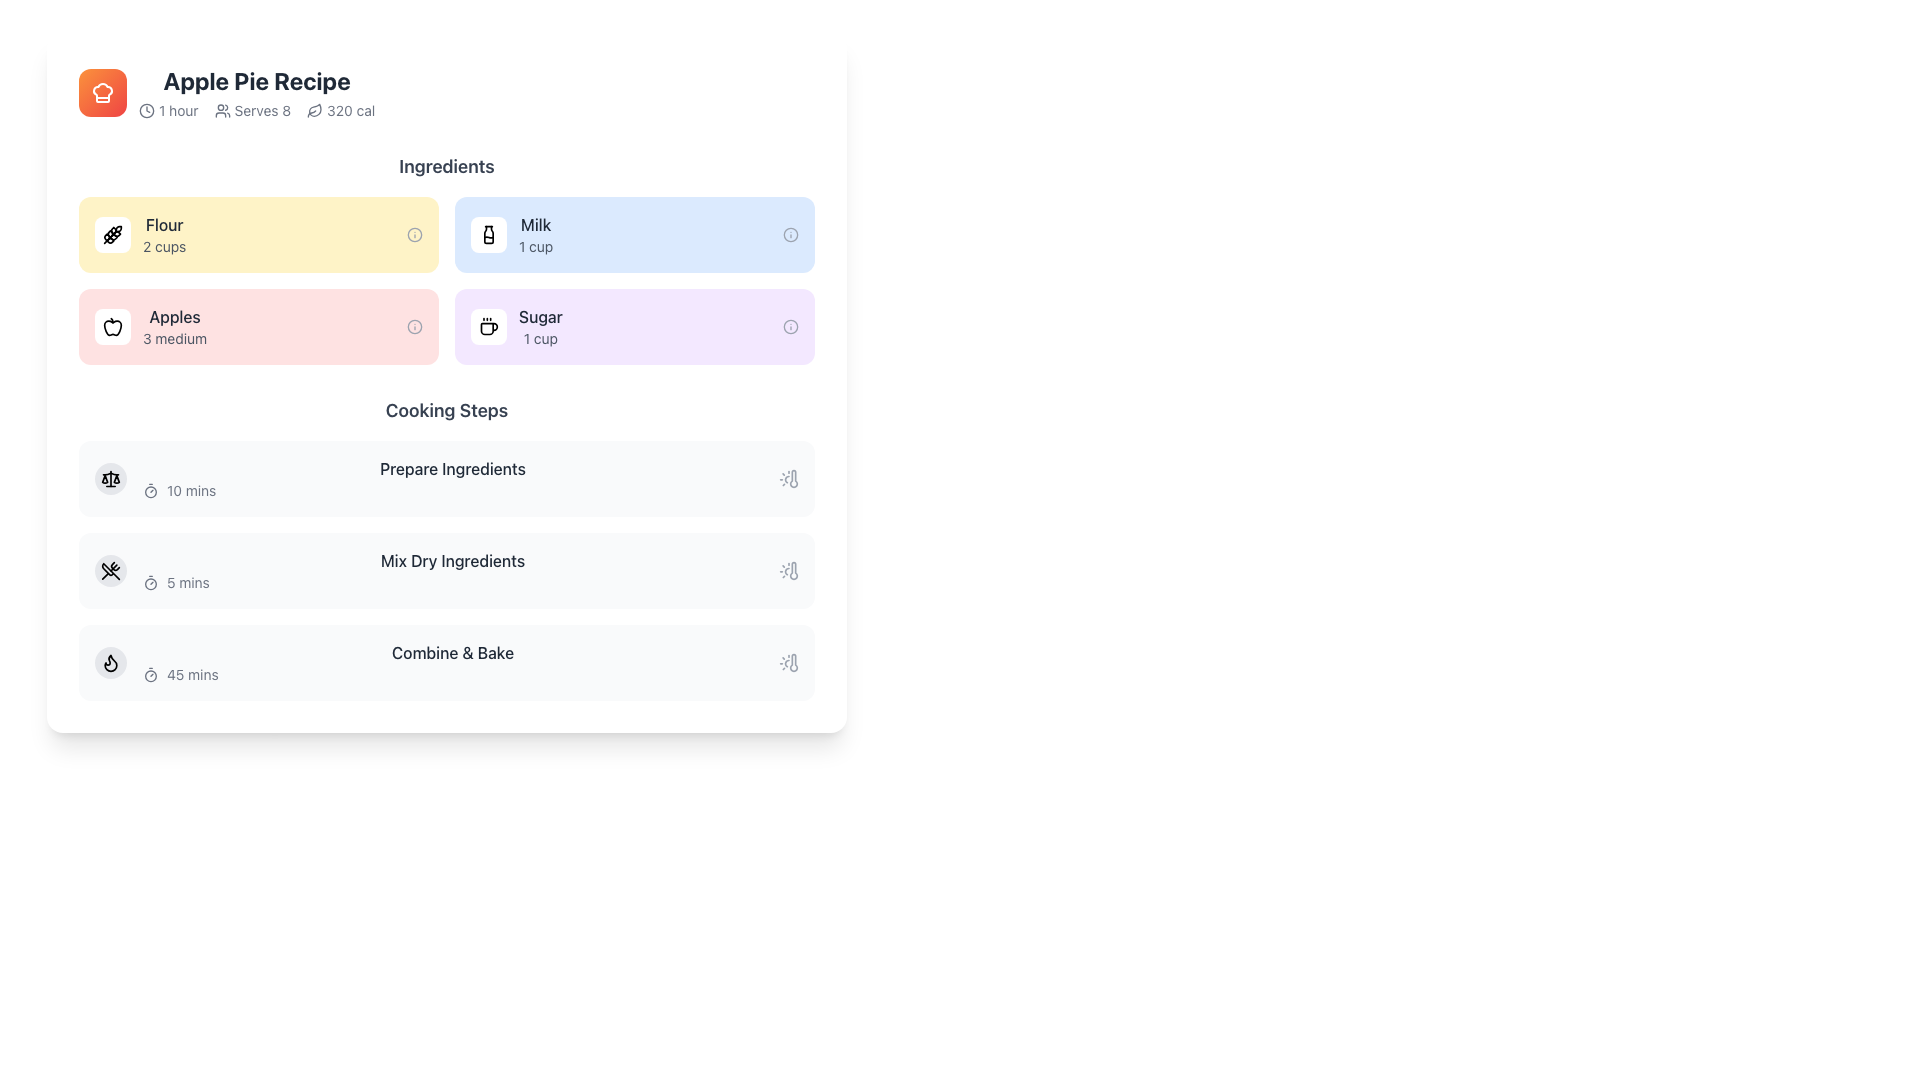 The height and width of the screenshot is (1080, 1920). Describe the element at coordinates (146, 111) in the screenshot. I see `the circular outline of the clock icon located at the top-left of the 'Cooking Steps' section, adjacent to the '10 mins' text` at that location.